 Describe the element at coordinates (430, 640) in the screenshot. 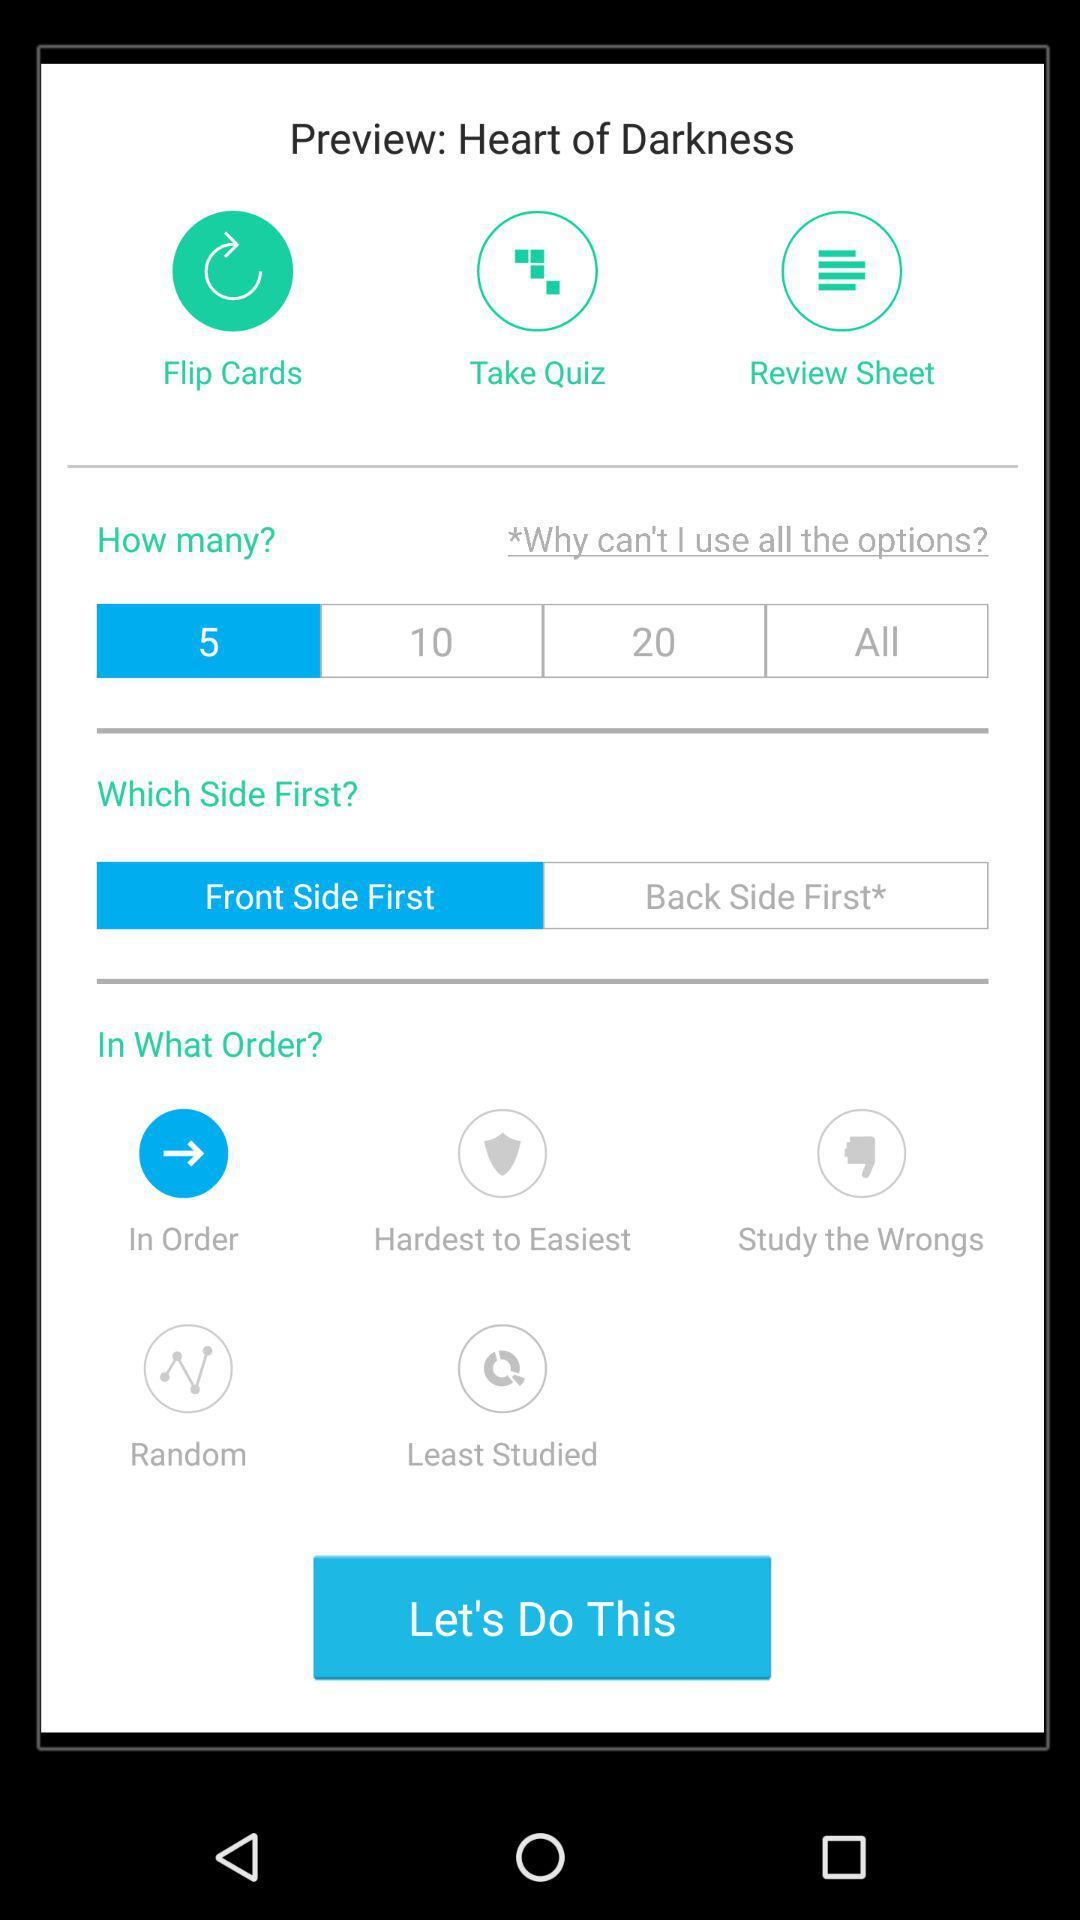

I see `the item next to 5 icon` at that location.